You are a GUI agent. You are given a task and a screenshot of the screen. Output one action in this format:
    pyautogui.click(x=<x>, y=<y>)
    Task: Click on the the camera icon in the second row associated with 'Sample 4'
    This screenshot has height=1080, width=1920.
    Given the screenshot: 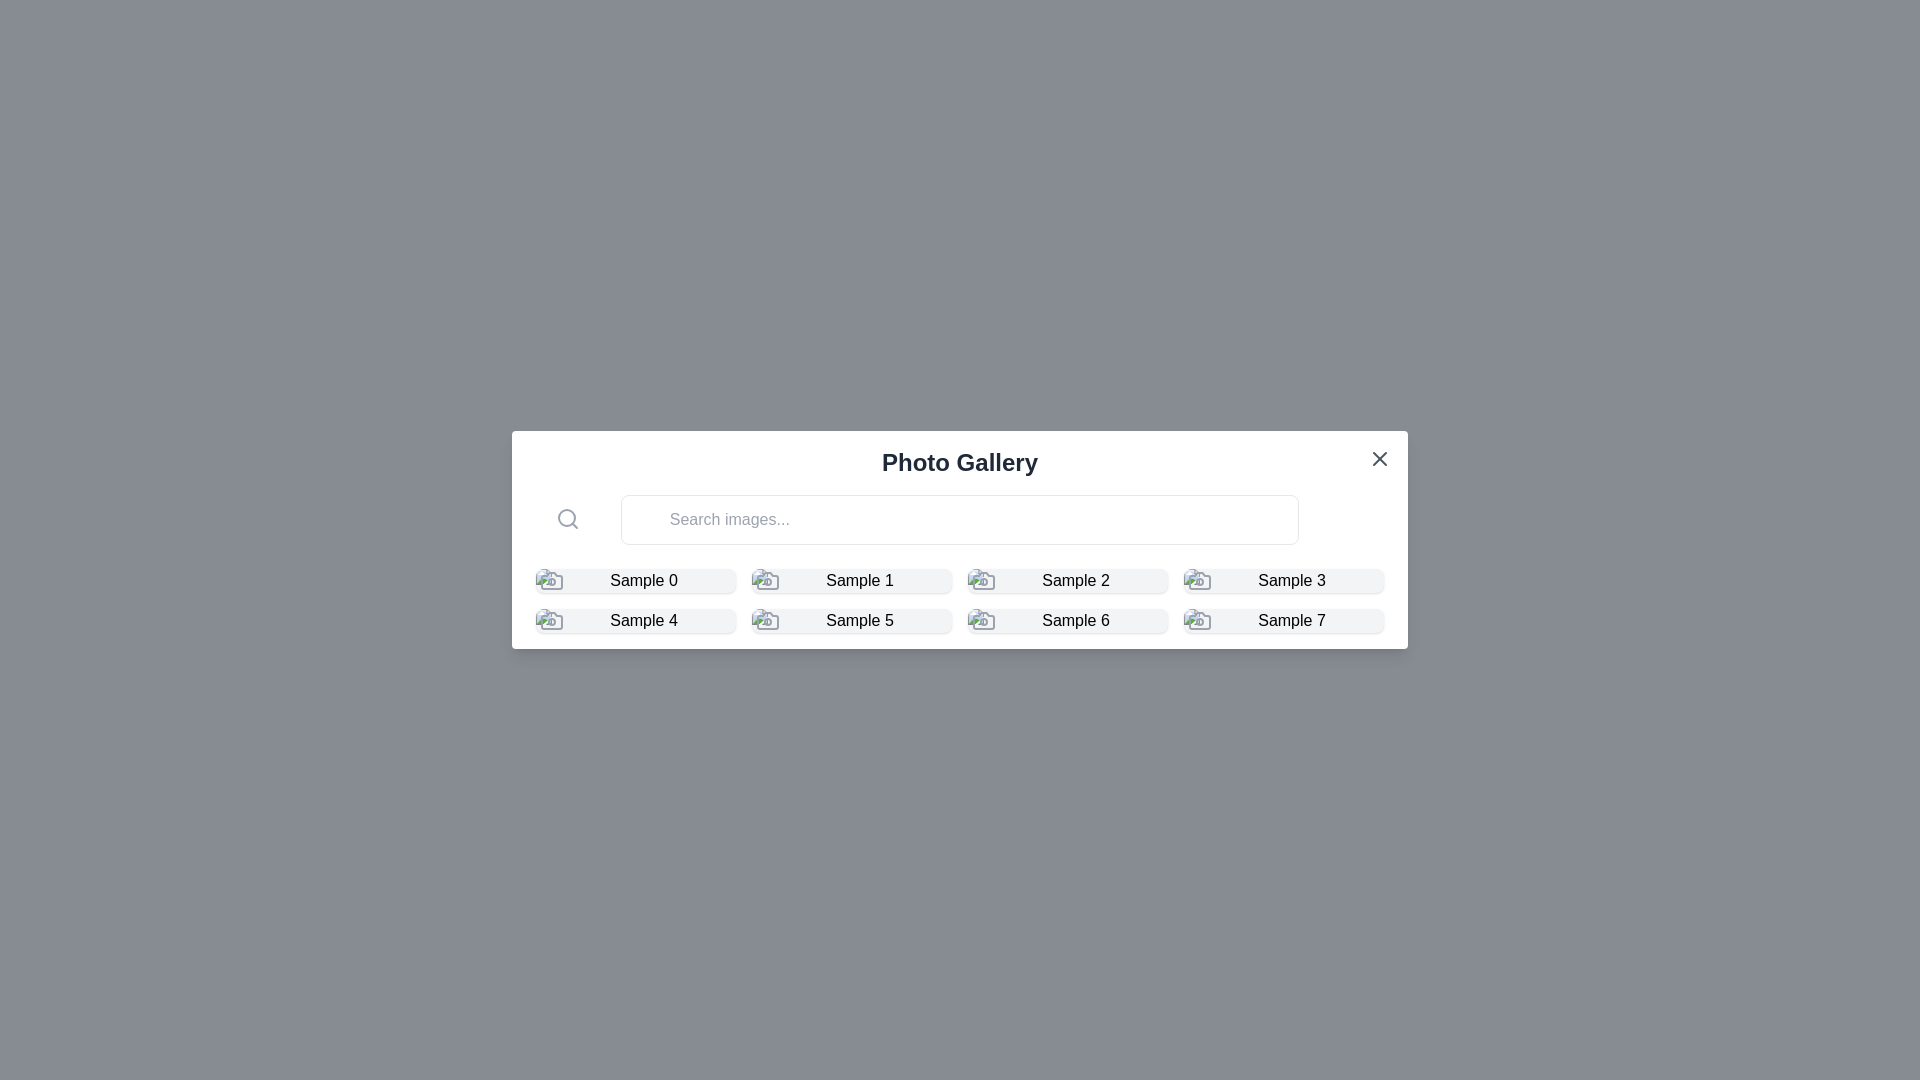 What is the action you would take?
    pyautogui.click(x=552, y=620)
    